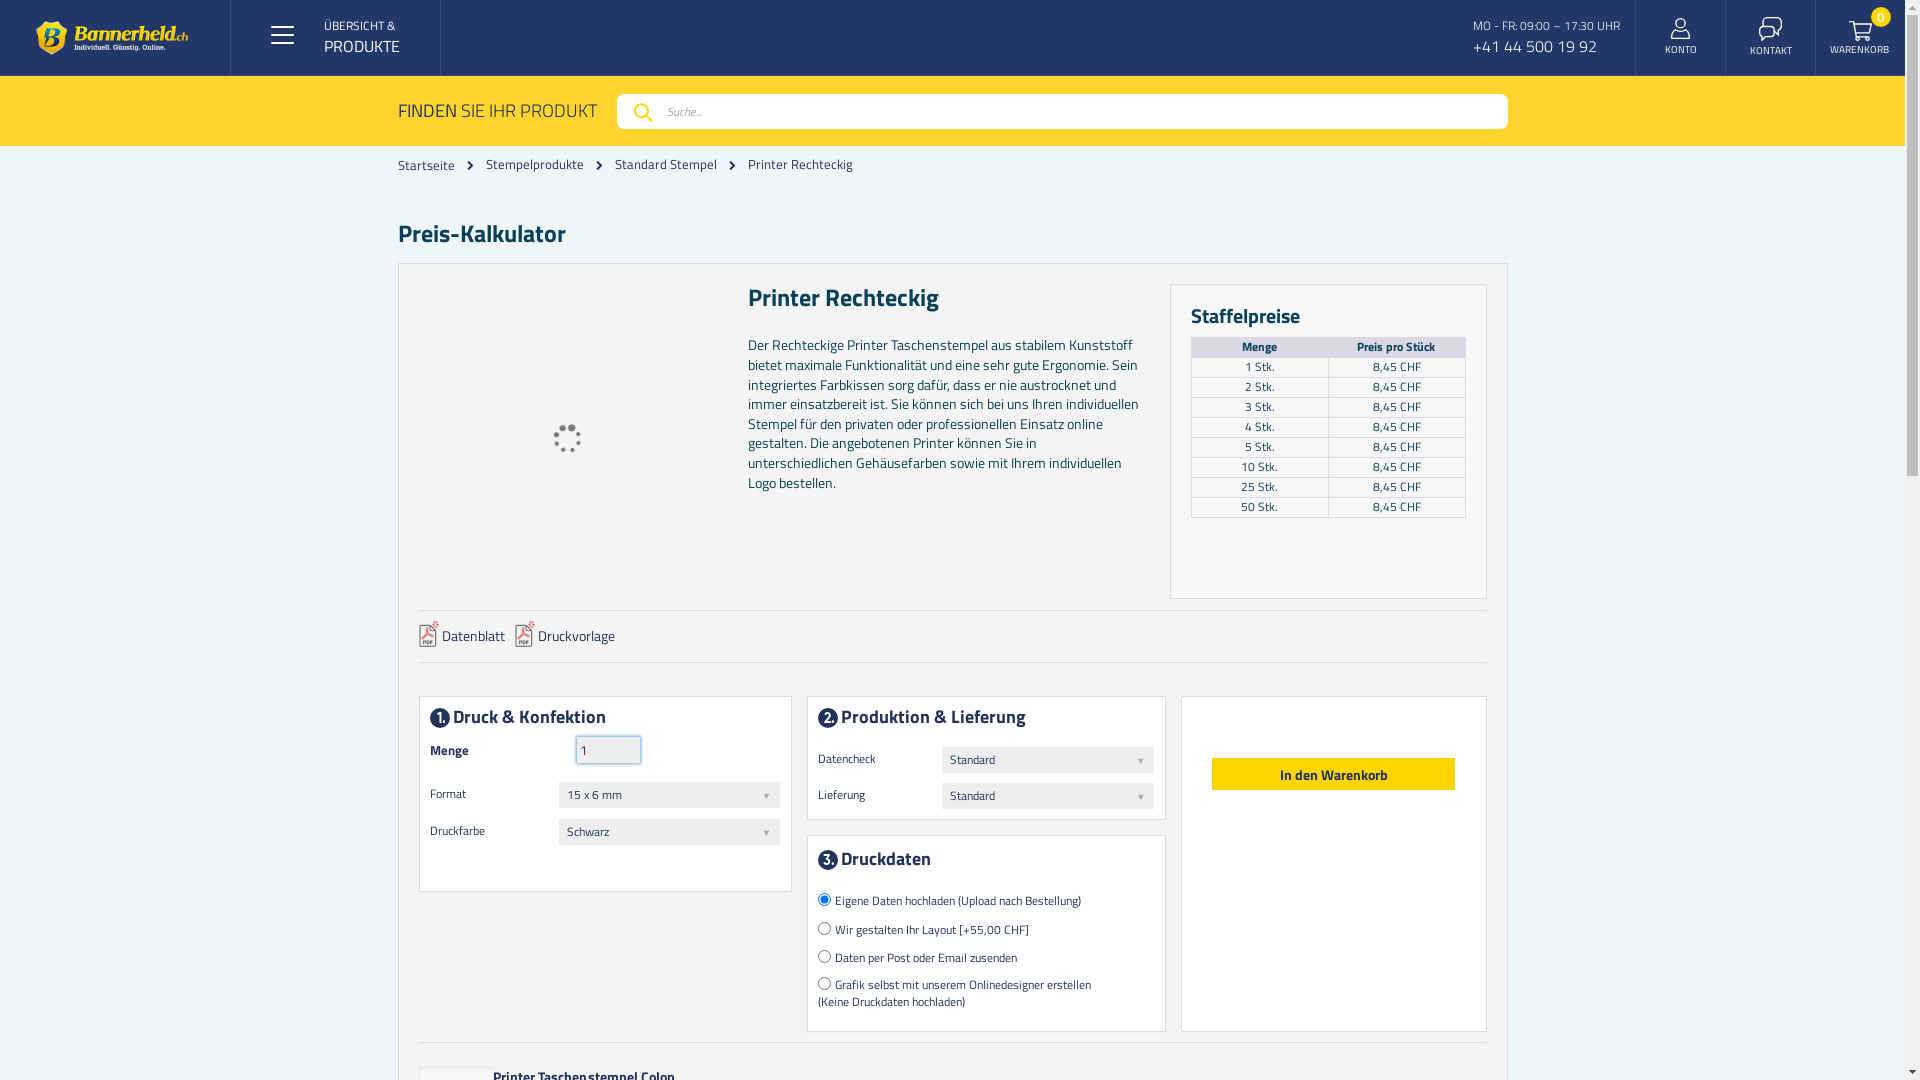 This screenshot has width=1920, height=1080. What do you see at coordinates (416, 641) in the screenshot?
I see `'Datenblatt'` at bounding box center [416, 641].